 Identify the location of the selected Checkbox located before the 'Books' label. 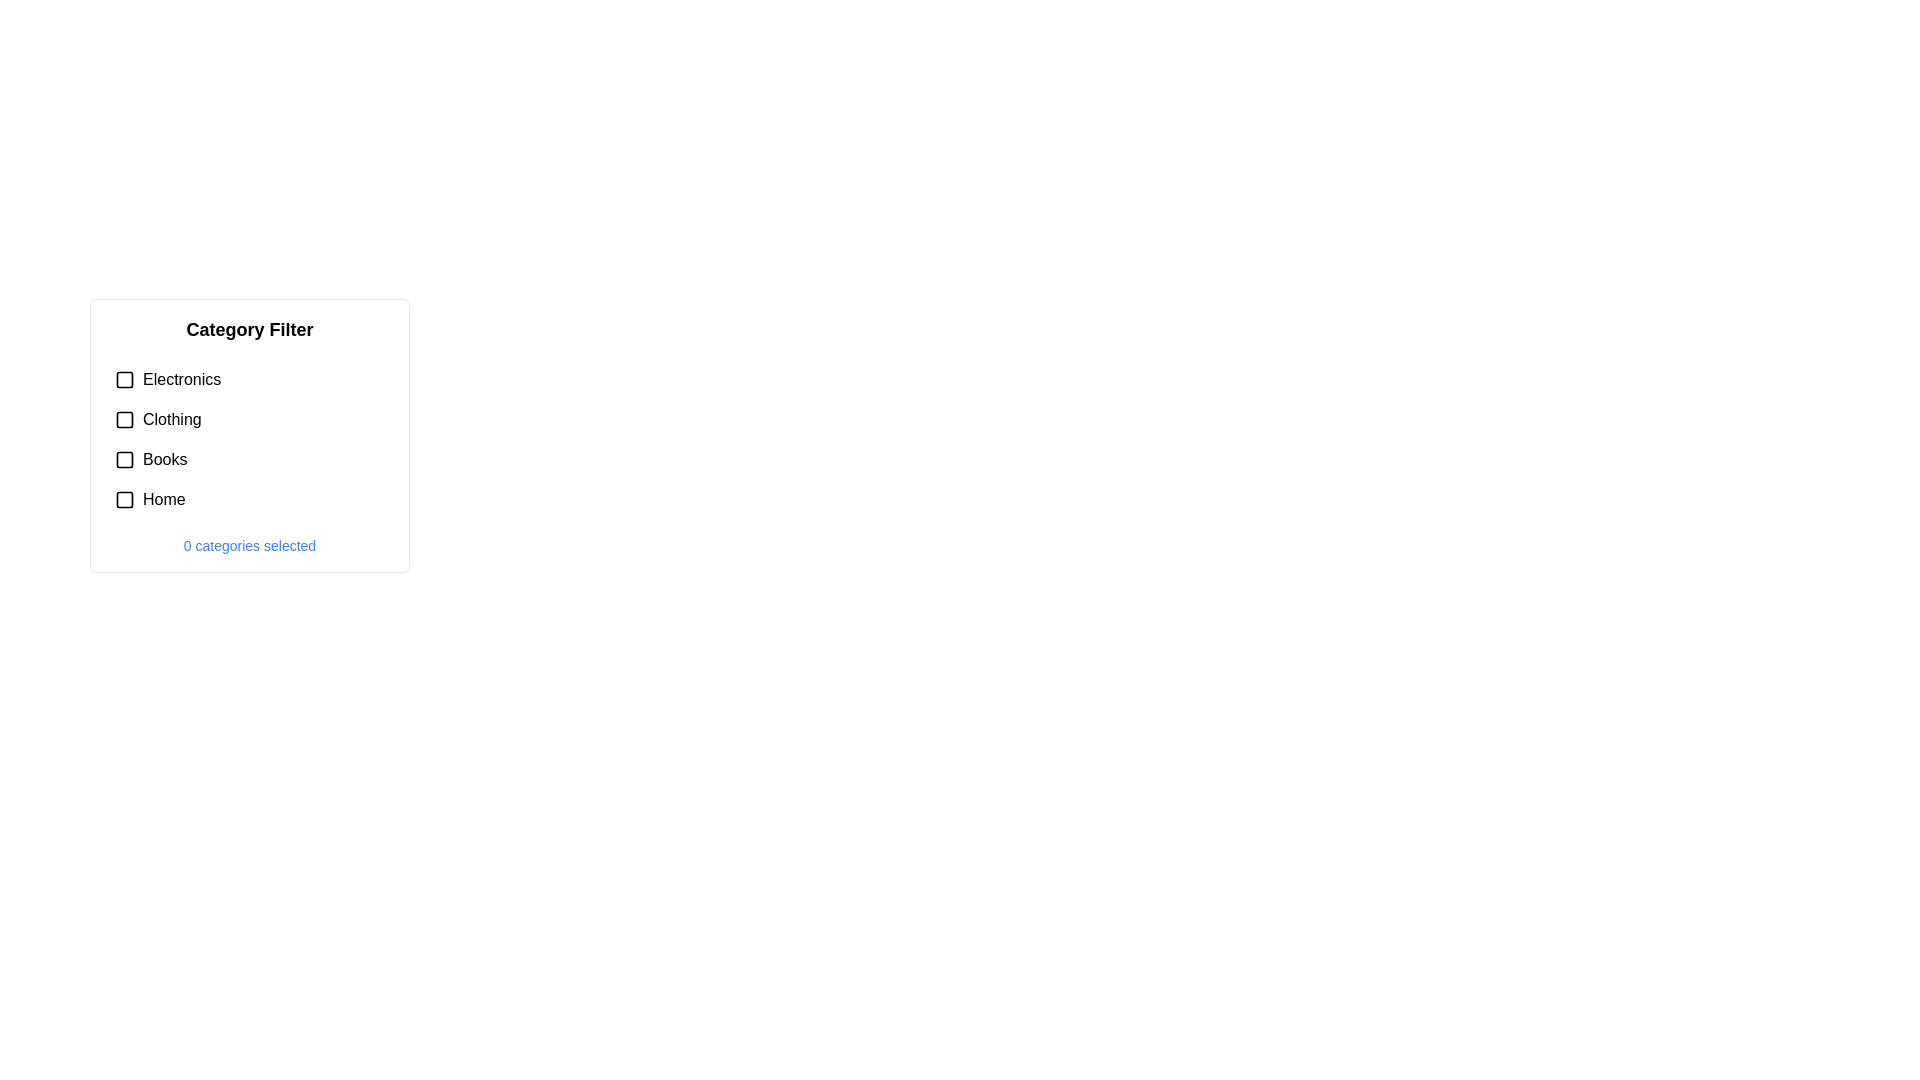
(123, 459).